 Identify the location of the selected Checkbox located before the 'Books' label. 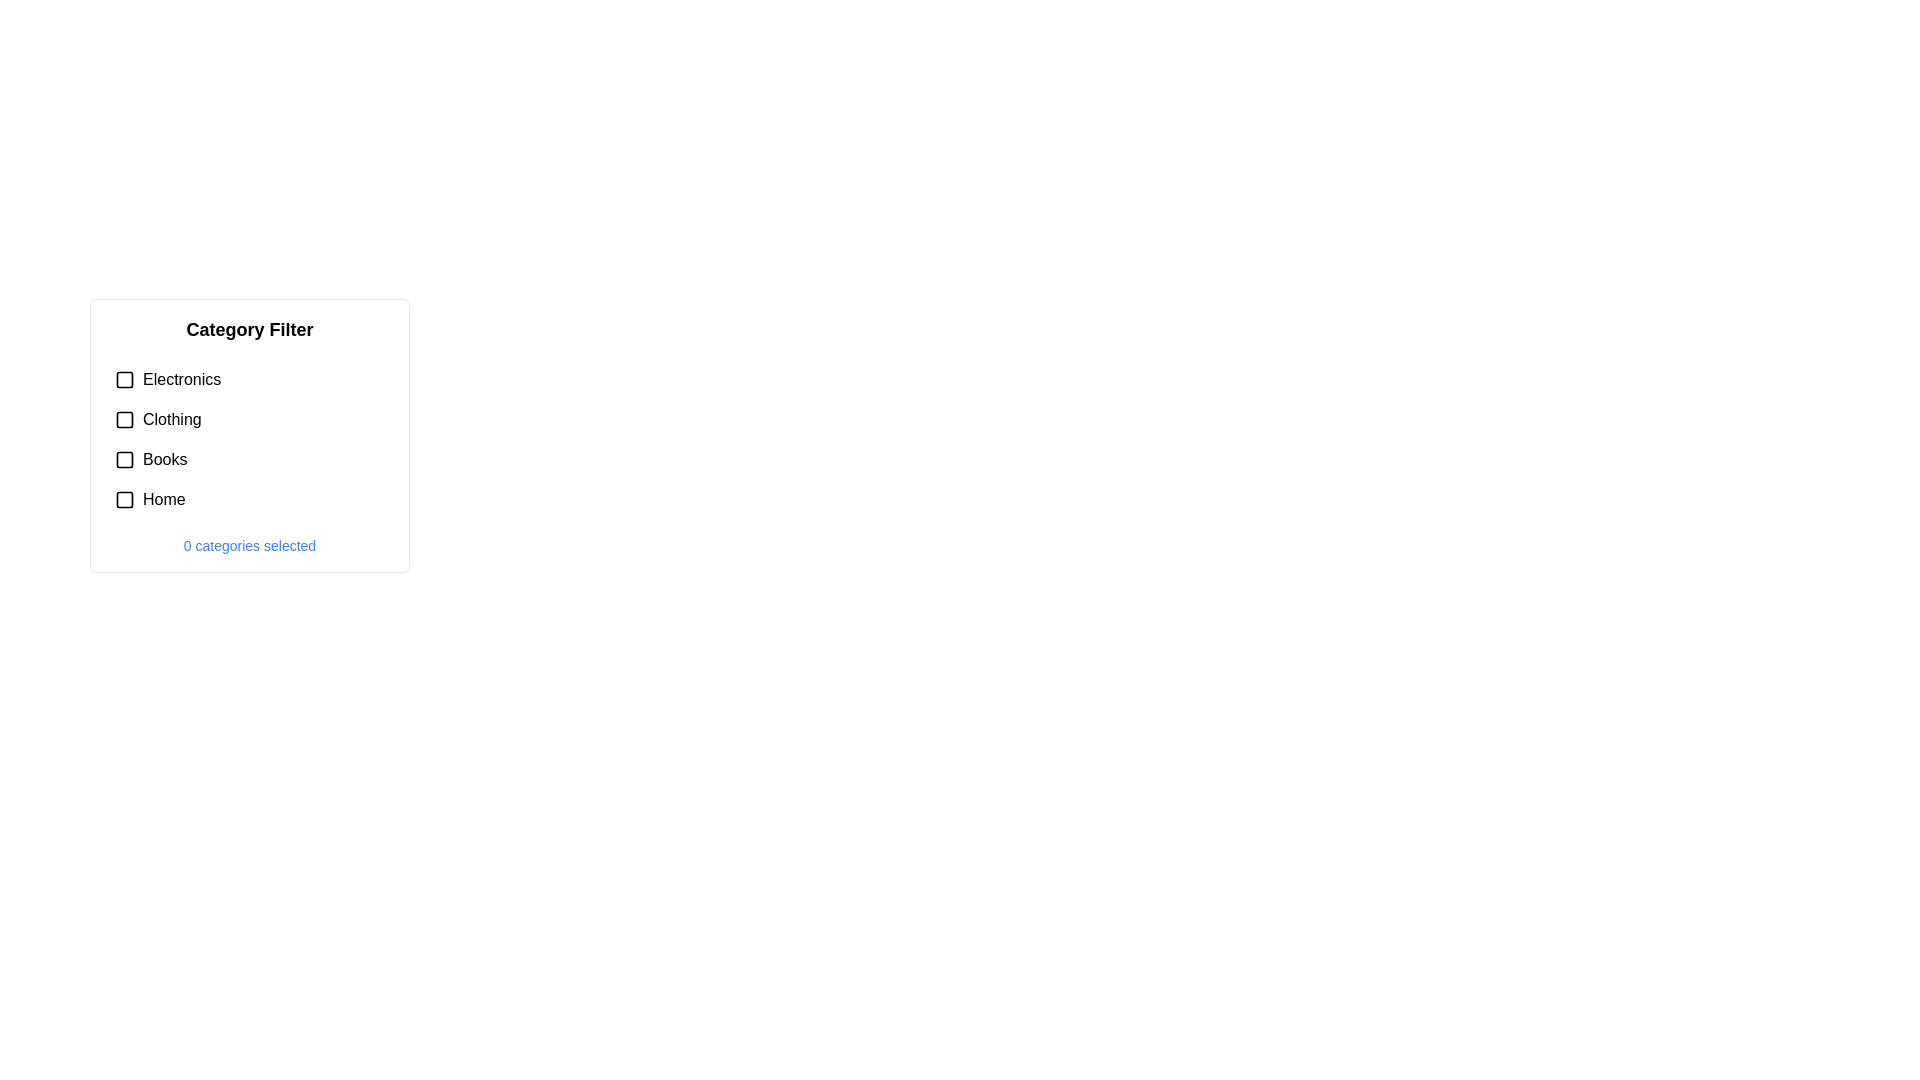
(123, 459).